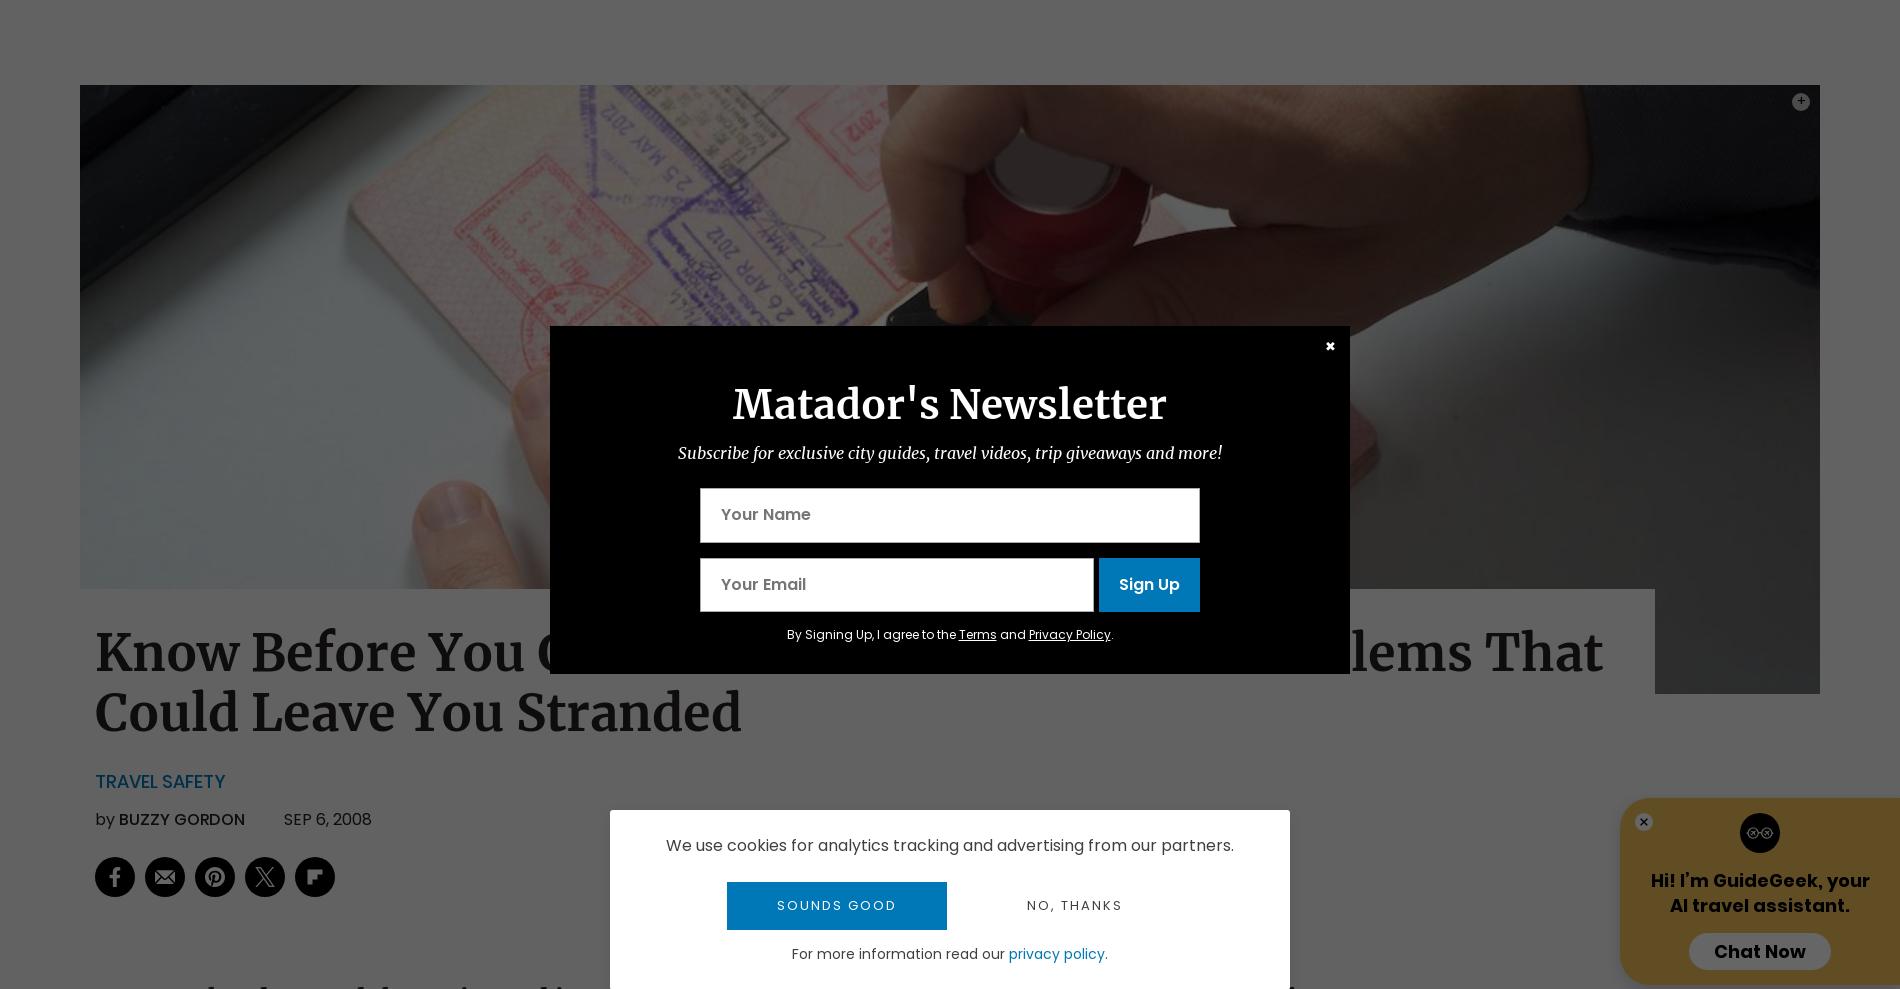 The height and width of the screenshot is (989, 1900). I want to click on 'No, thanks', so click(1026, 904).